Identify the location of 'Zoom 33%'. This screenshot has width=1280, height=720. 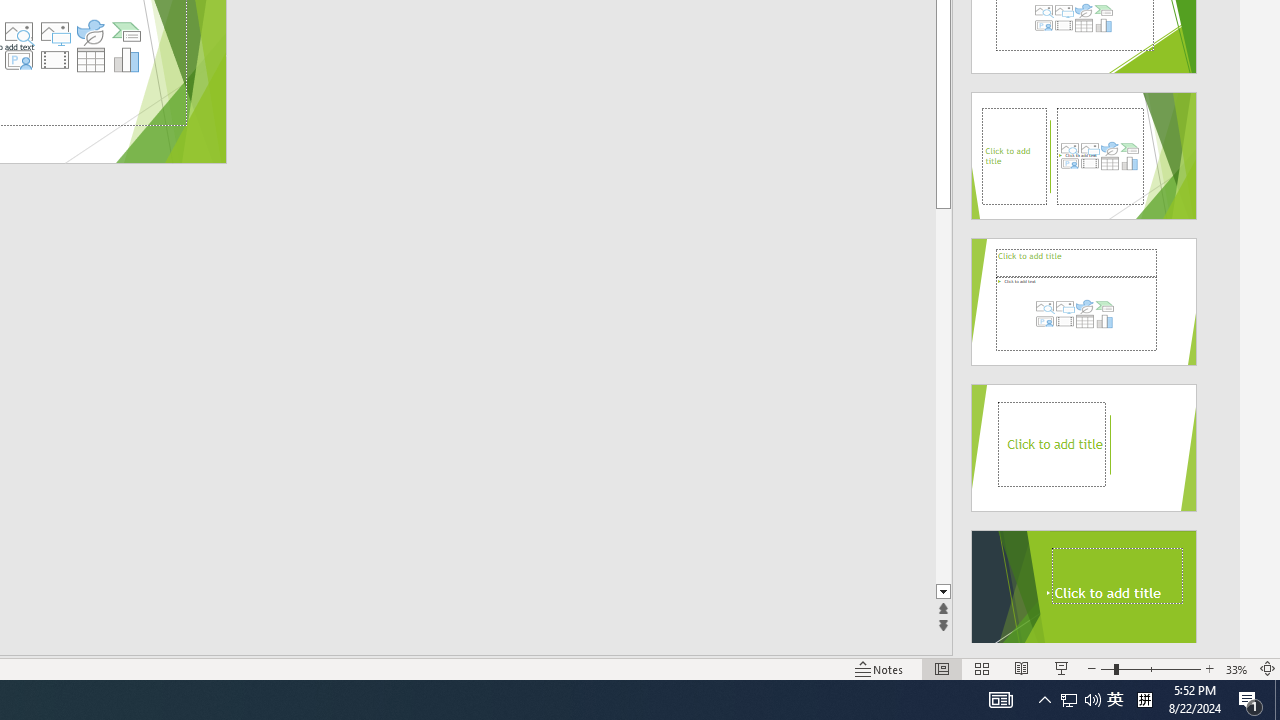
(1236, 669).